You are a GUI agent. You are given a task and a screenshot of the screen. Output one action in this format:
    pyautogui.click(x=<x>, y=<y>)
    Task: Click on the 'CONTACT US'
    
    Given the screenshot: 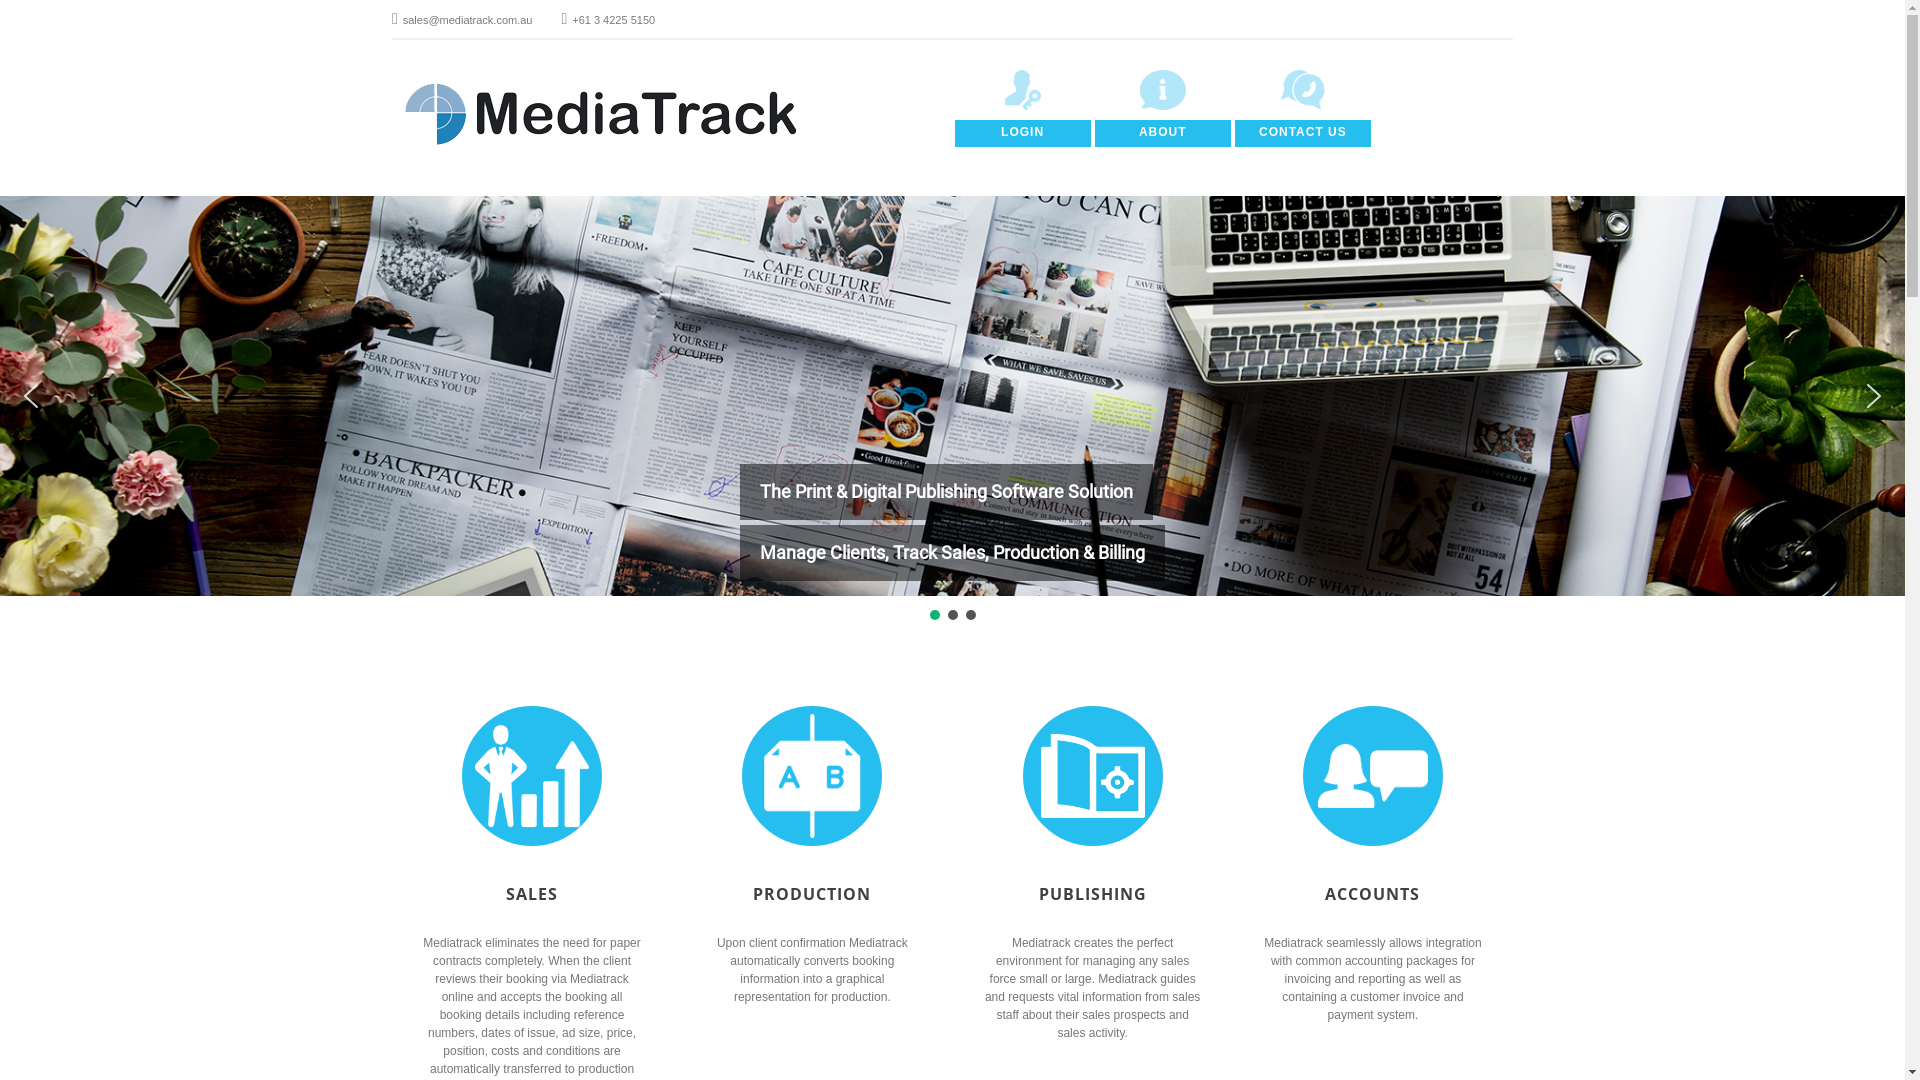 What is the action you would take?
    pyautogui.click(x=1302, y=133)
    